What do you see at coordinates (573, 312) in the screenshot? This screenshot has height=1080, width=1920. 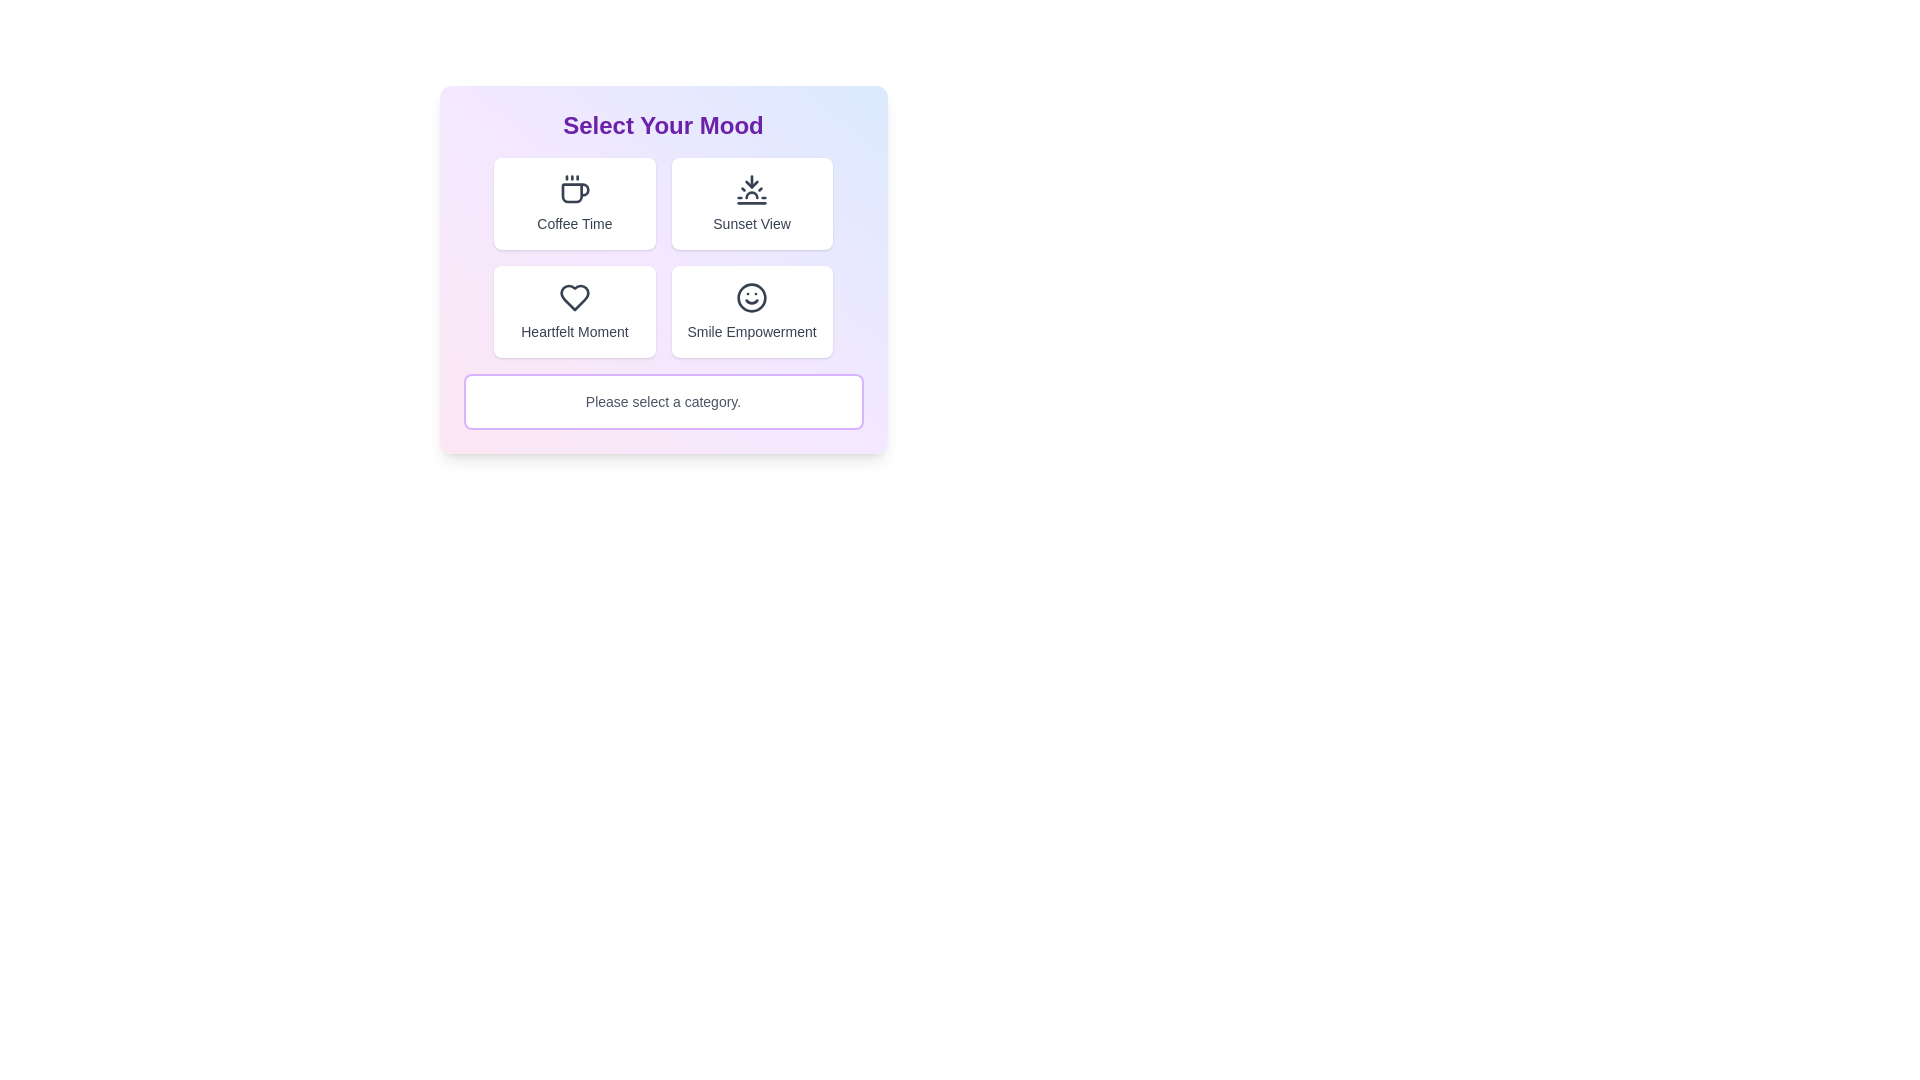 I see `the button labeled 'Heartfelt Moment' which features a heart icon above it` at bounding box center [573, 312].